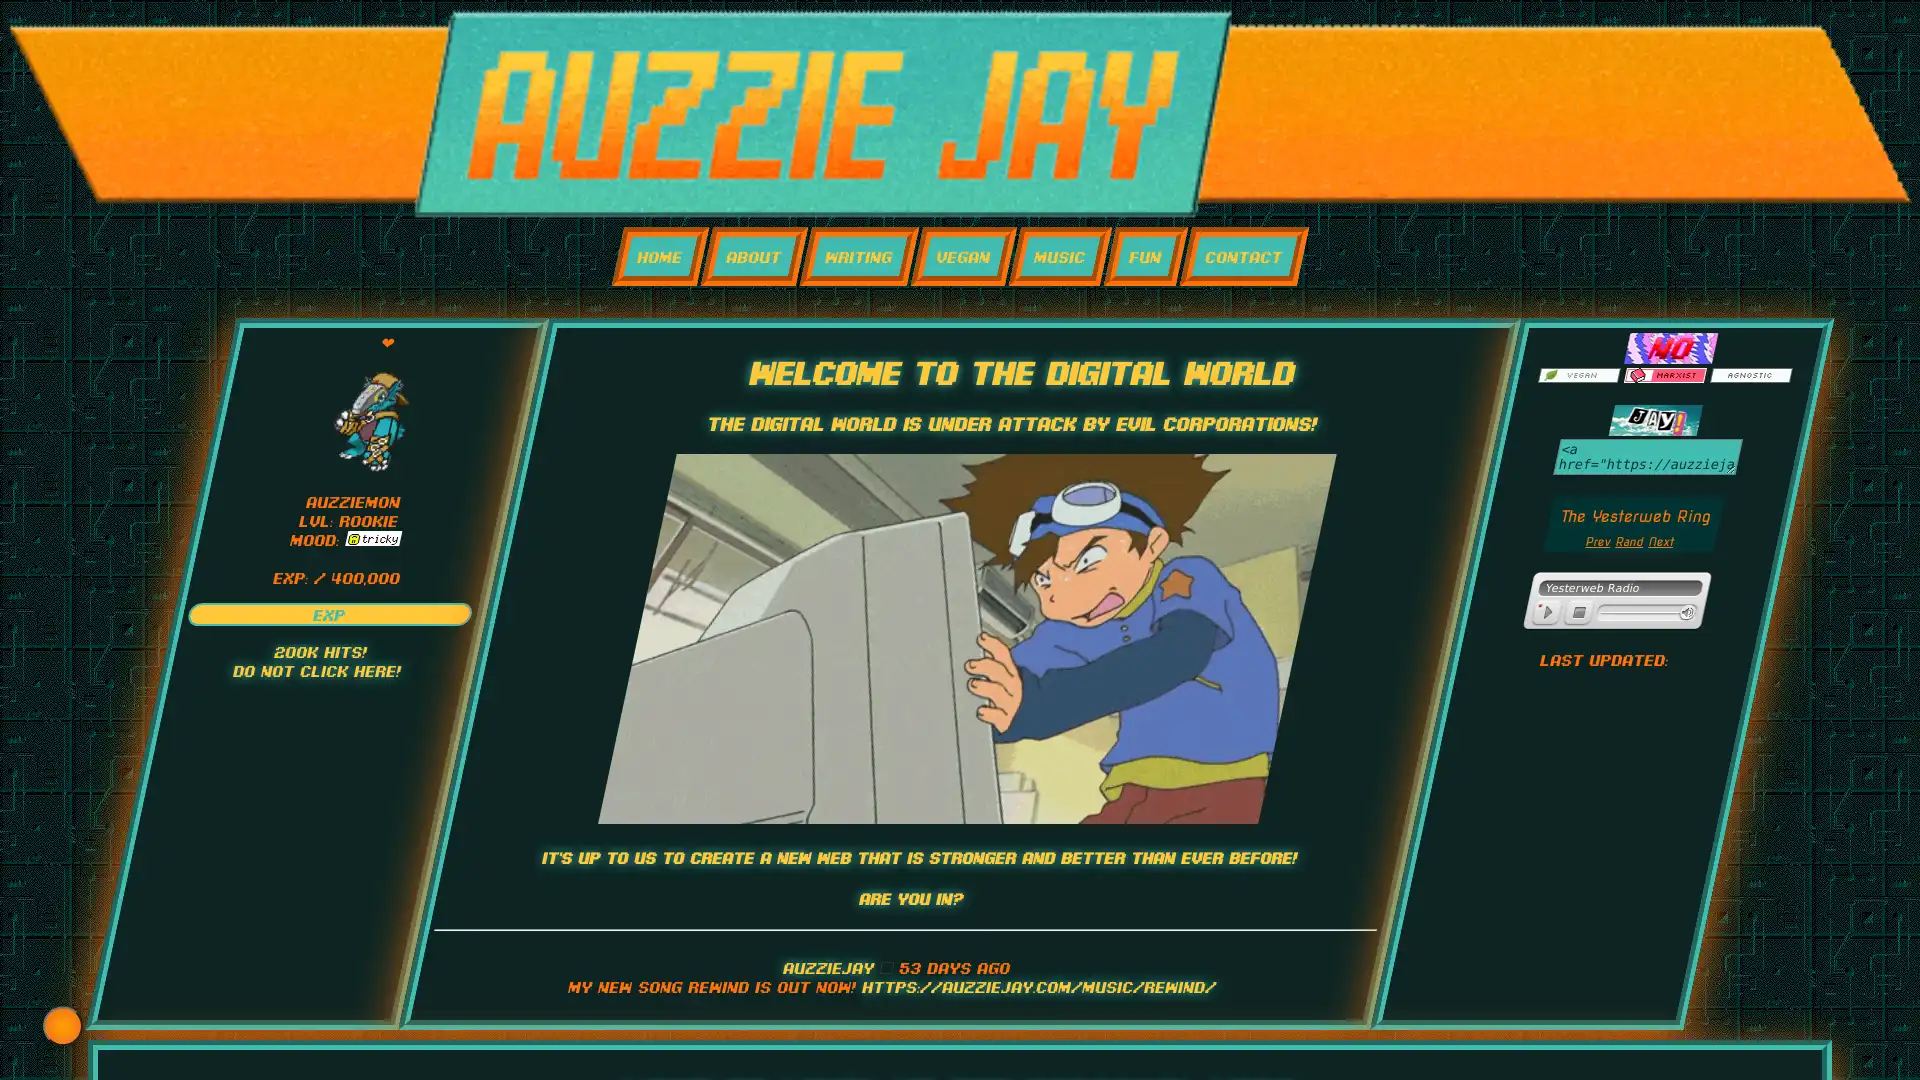 The height and width of the screenshot is (1080, 1920). What do you see at coordinates (858, 255) in the screenshot?
I see `WRITING` at bounding box center [858, 255].